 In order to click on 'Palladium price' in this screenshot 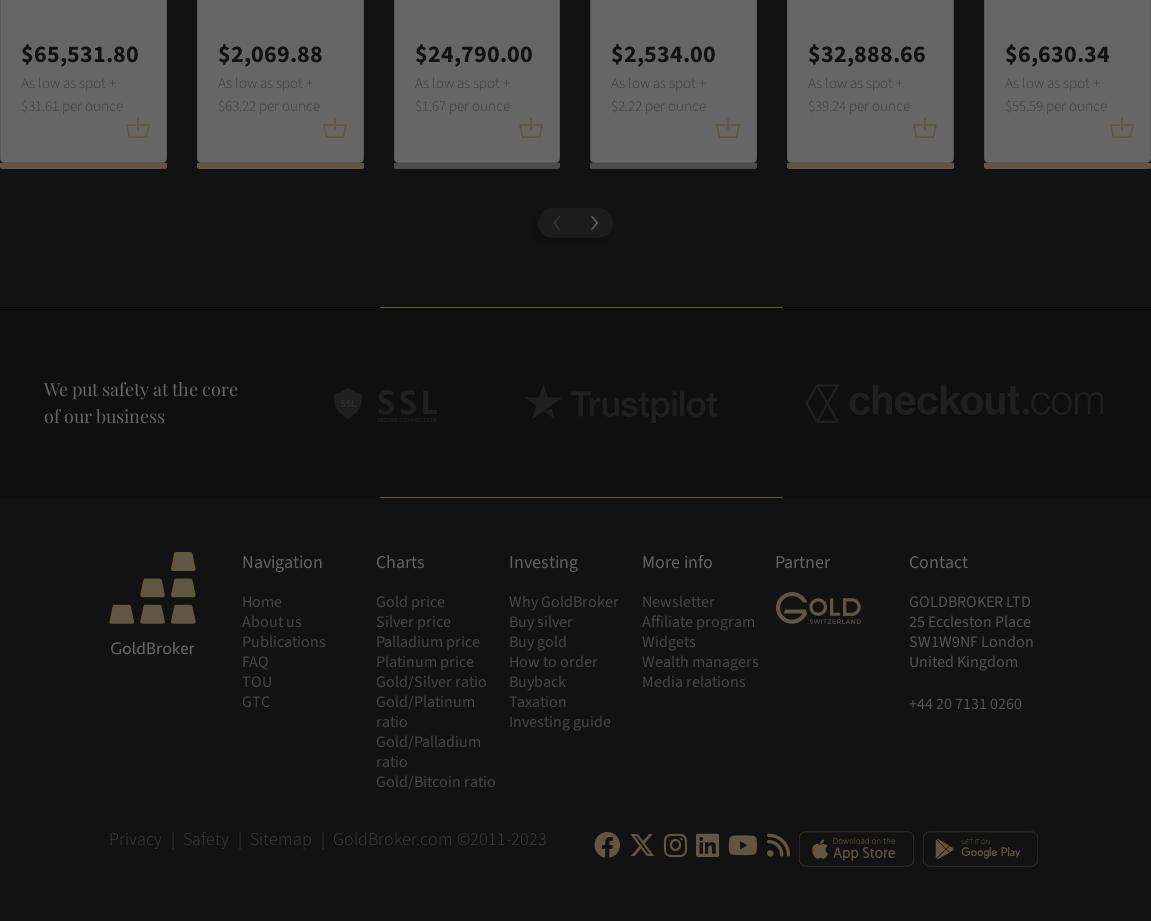, I will do `click(374, 642)`.